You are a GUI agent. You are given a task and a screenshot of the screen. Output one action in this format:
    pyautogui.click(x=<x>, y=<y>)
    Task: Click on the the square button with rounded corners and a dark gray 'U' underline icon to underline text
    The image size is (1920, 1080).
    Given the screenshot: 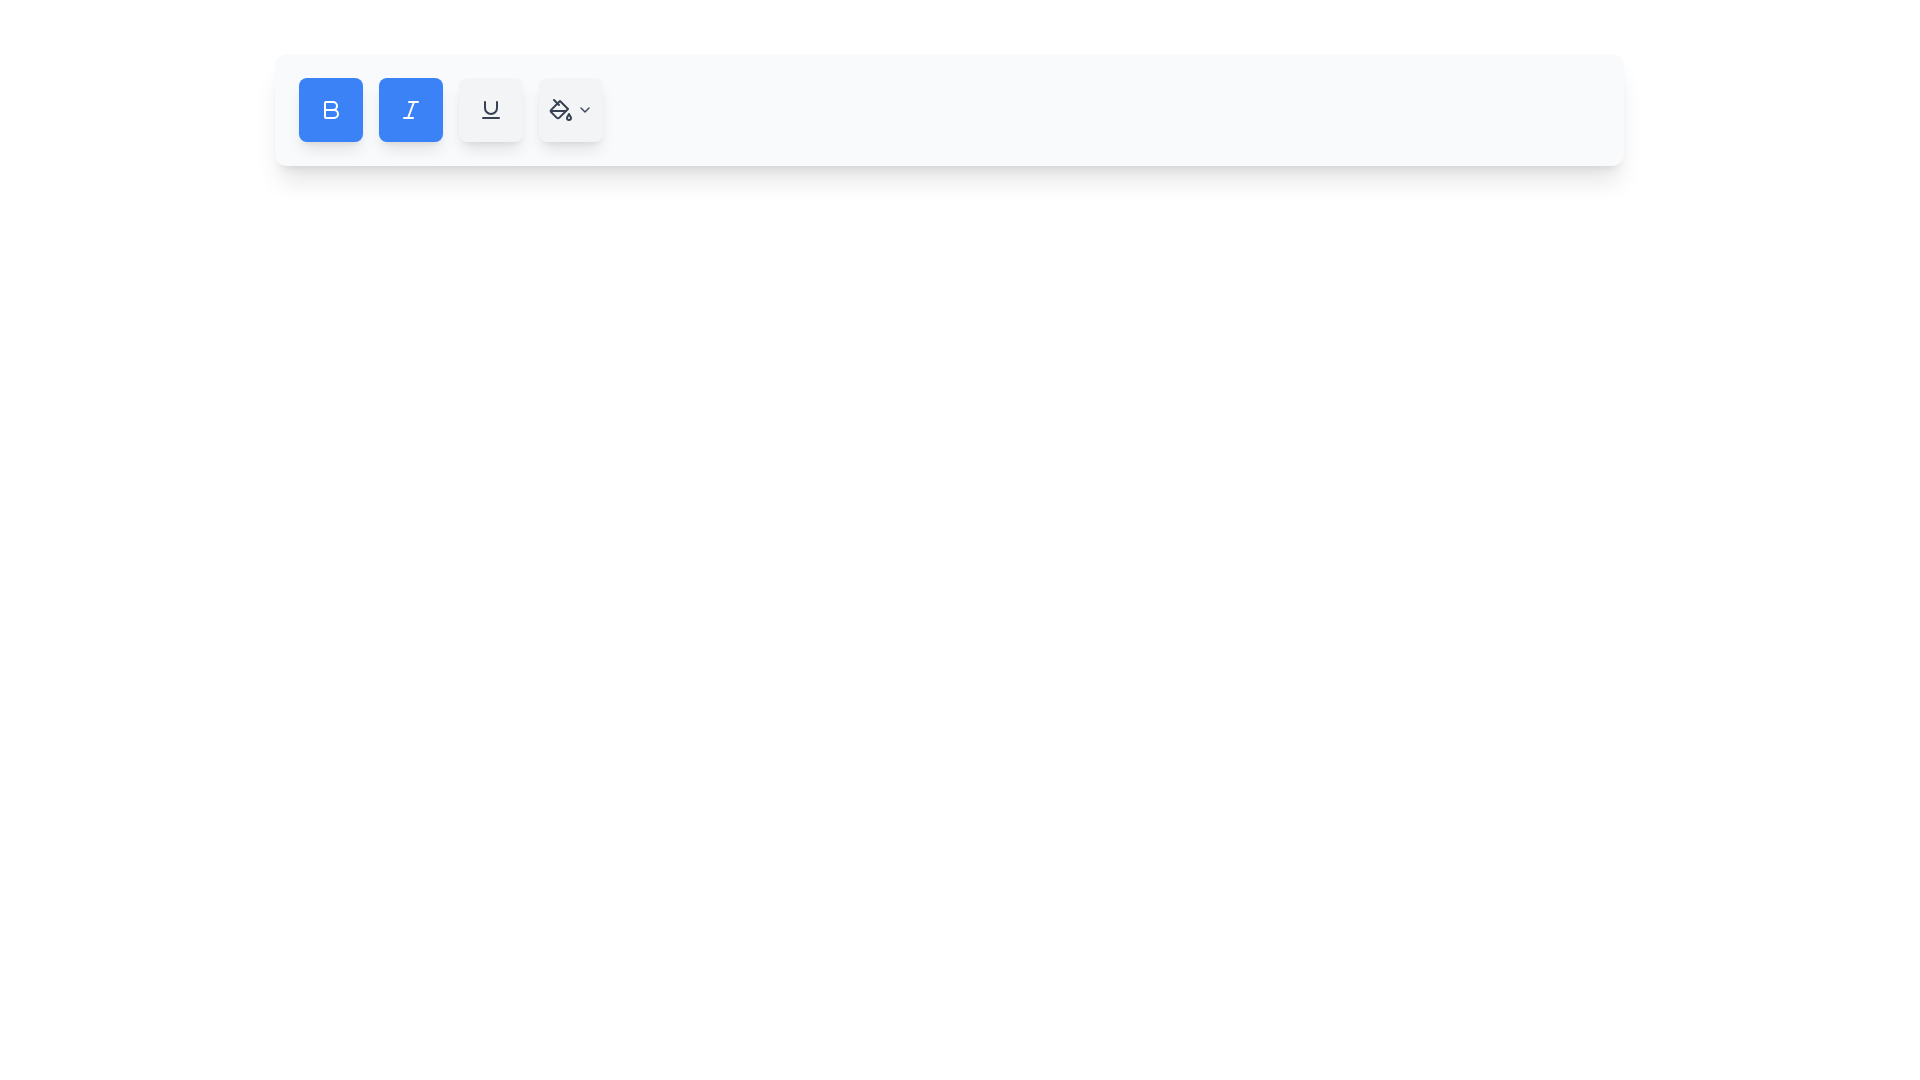 What is the action you would take?
    pyautogui.click(x=490, y=110)
    